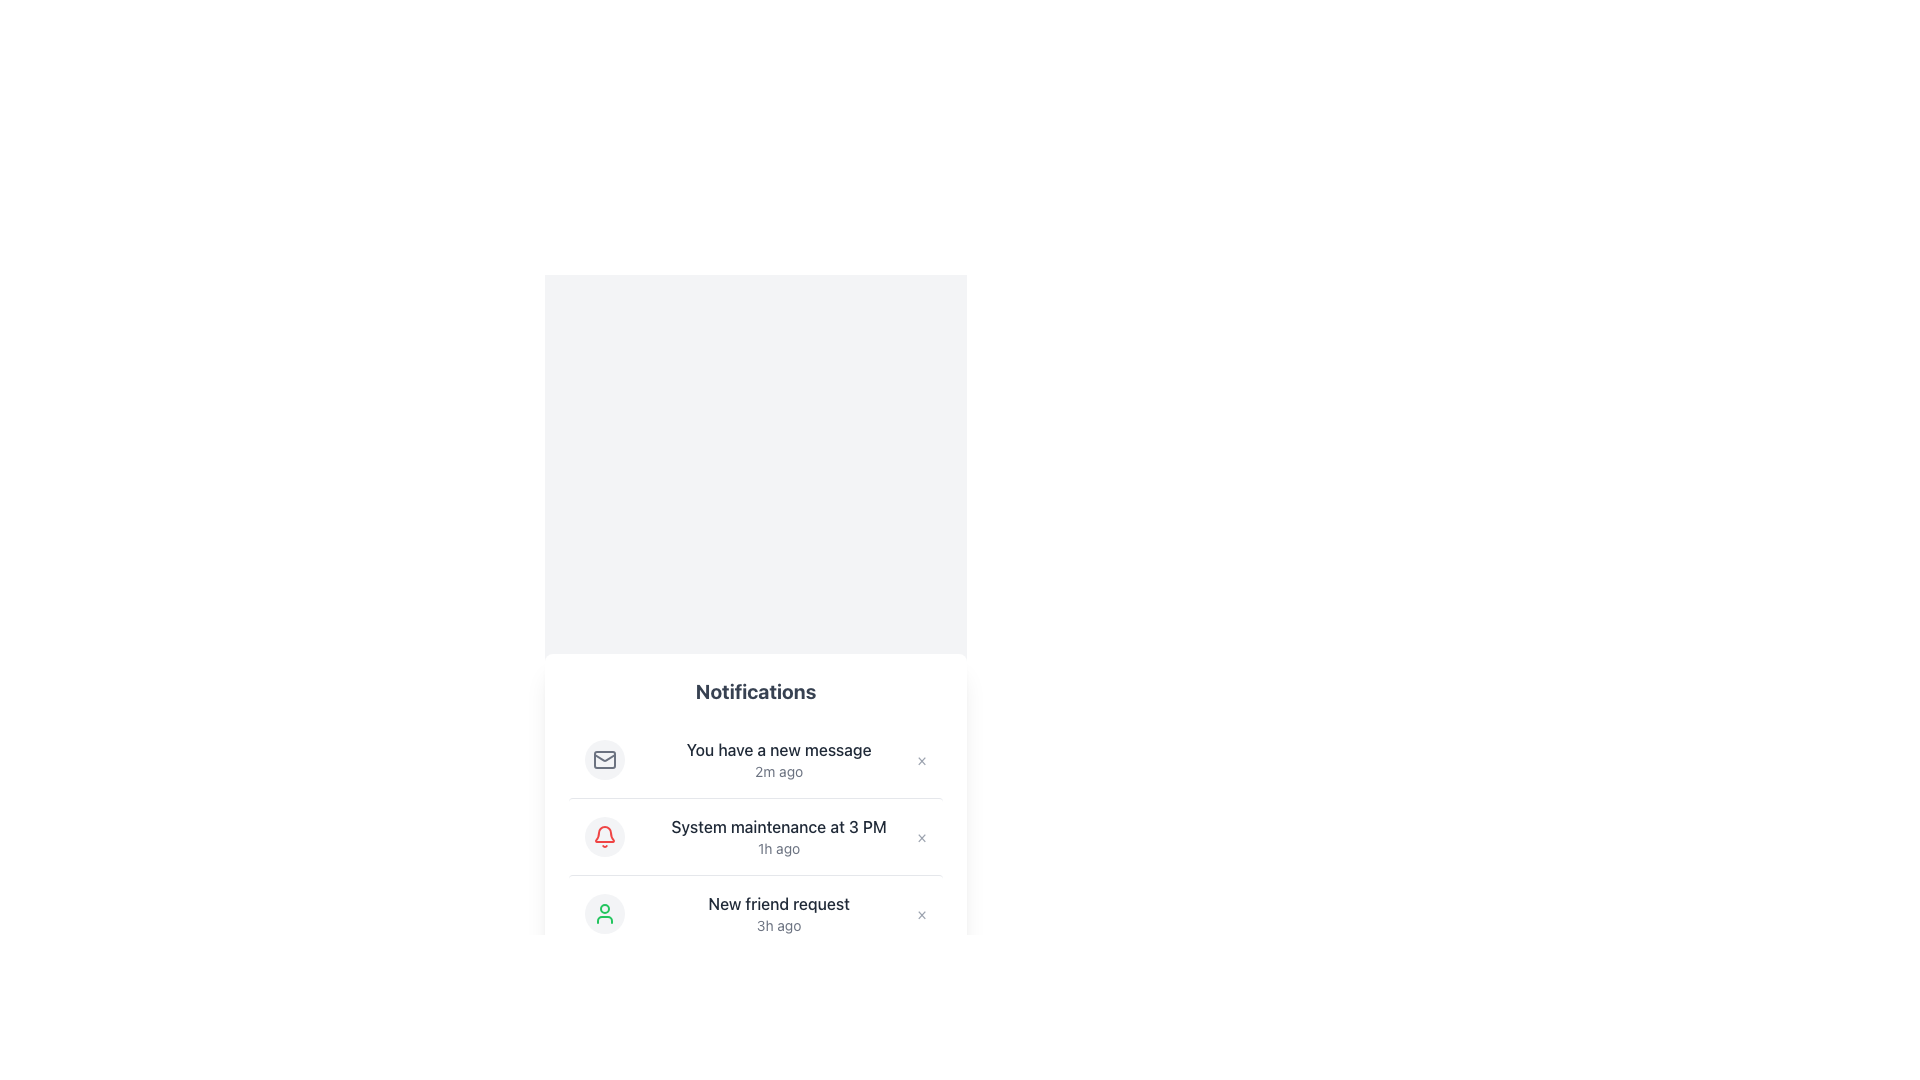 Image resolution: width=1920 pixels, height=1080 pixels. I want to click on the static text element that displays a notification message for a new friend request, located within the third notification card in the list, so click(778, 914).